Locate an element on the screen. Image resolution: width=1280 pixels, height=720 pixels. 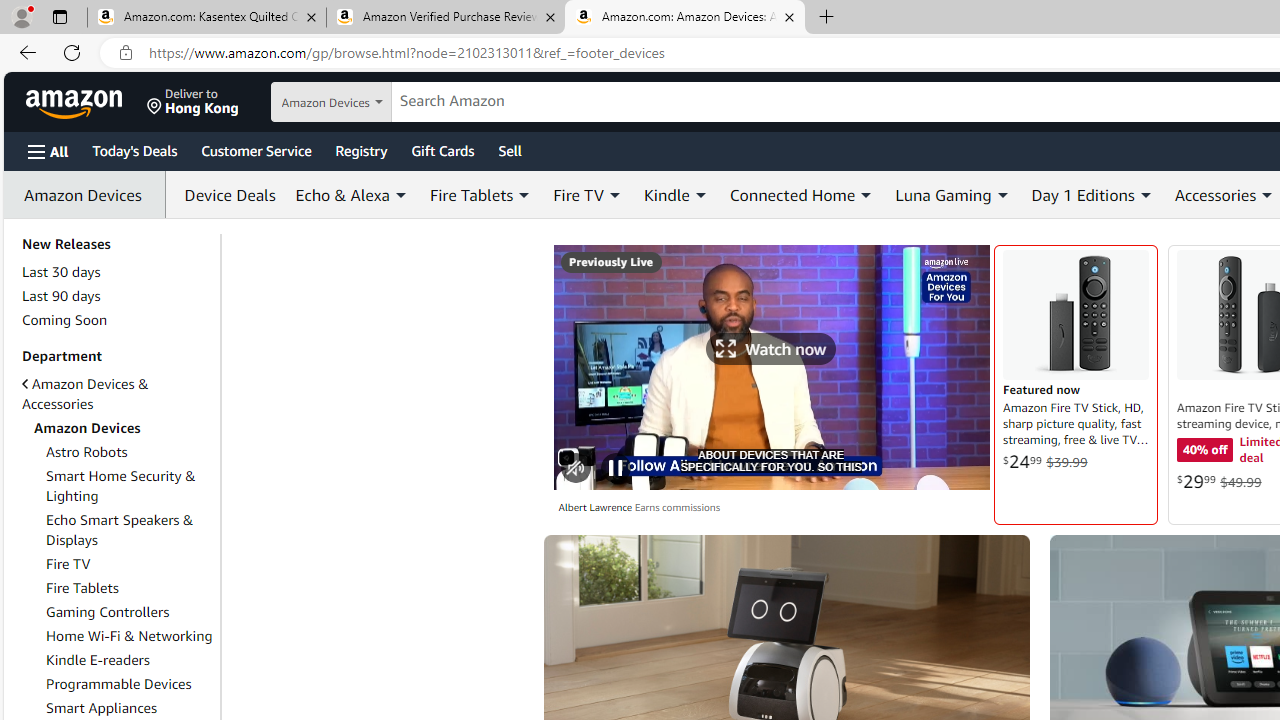
'Expand Day 1 Editions' is located at coordinates (1145, 195).